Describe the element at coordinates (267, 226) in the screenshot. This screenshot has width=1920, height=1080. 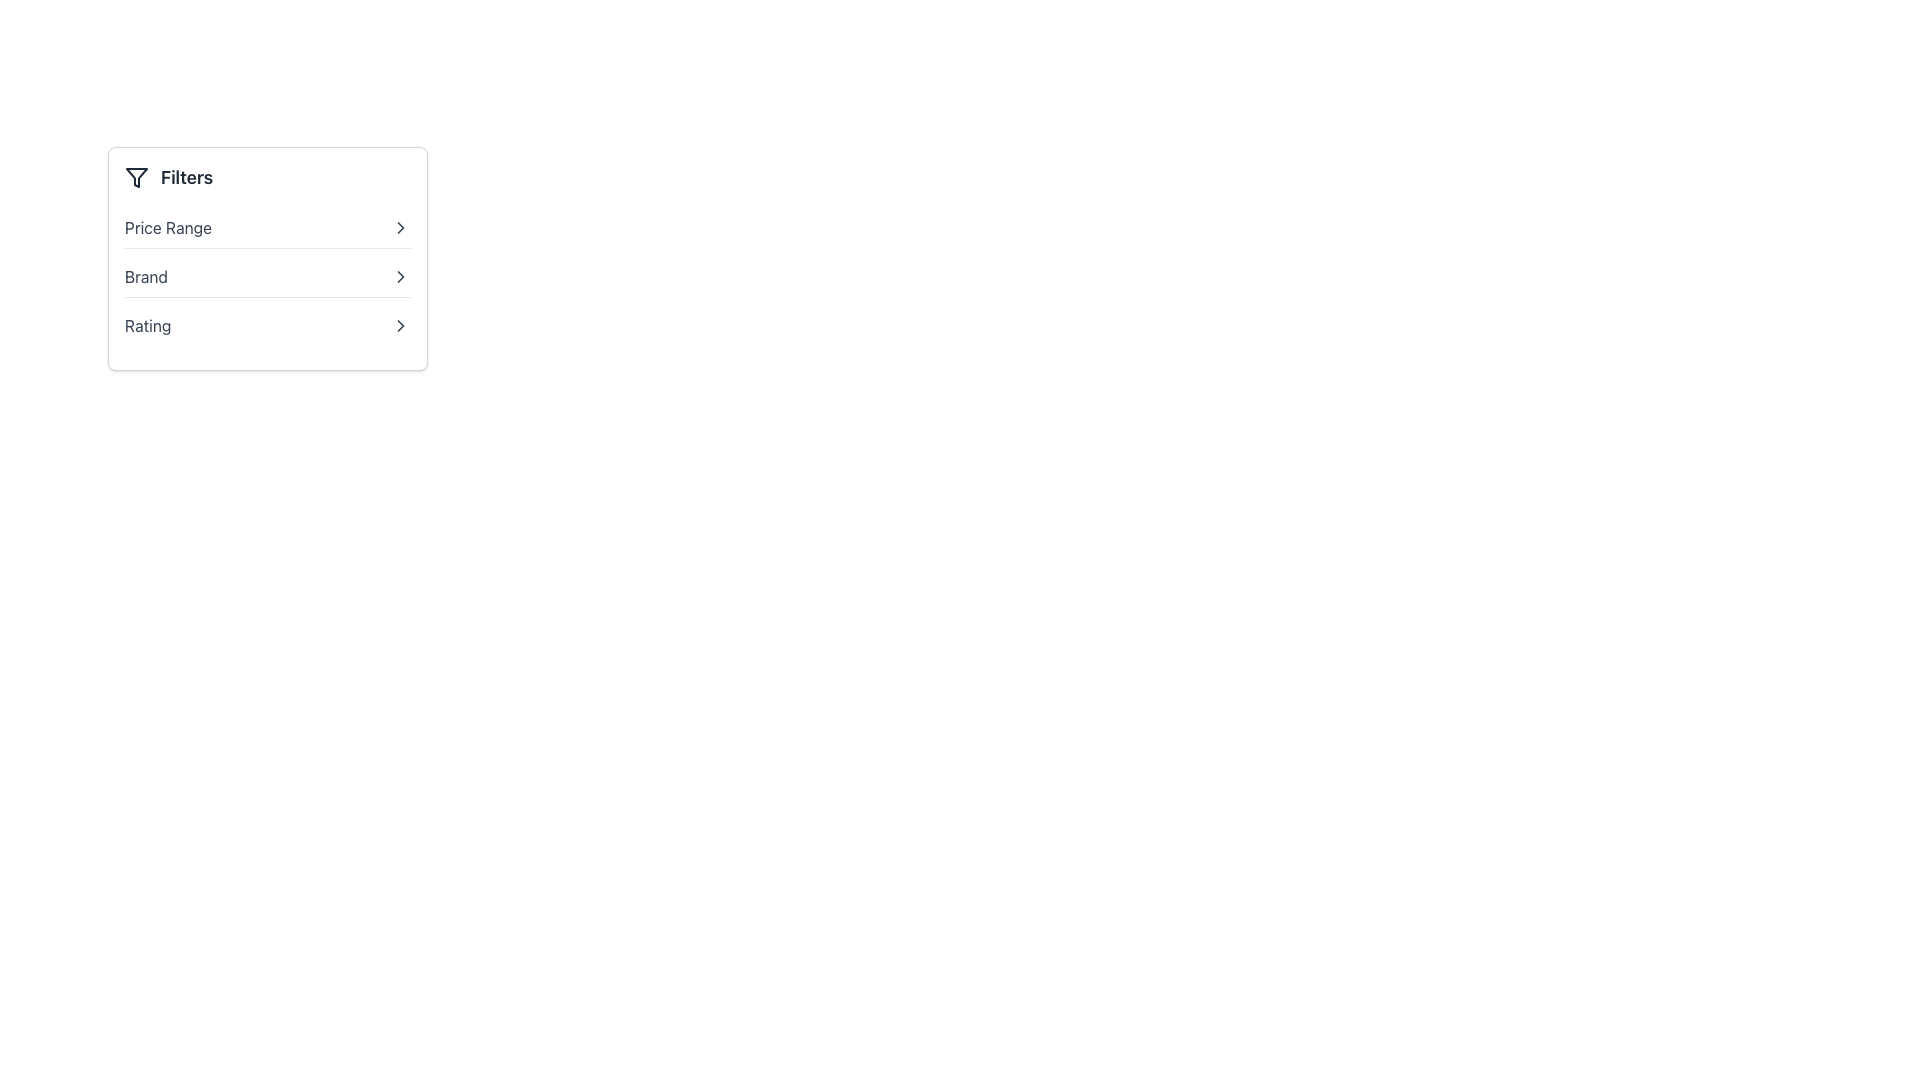
I see `the first menu item in the 'Filters' panel` at that location.